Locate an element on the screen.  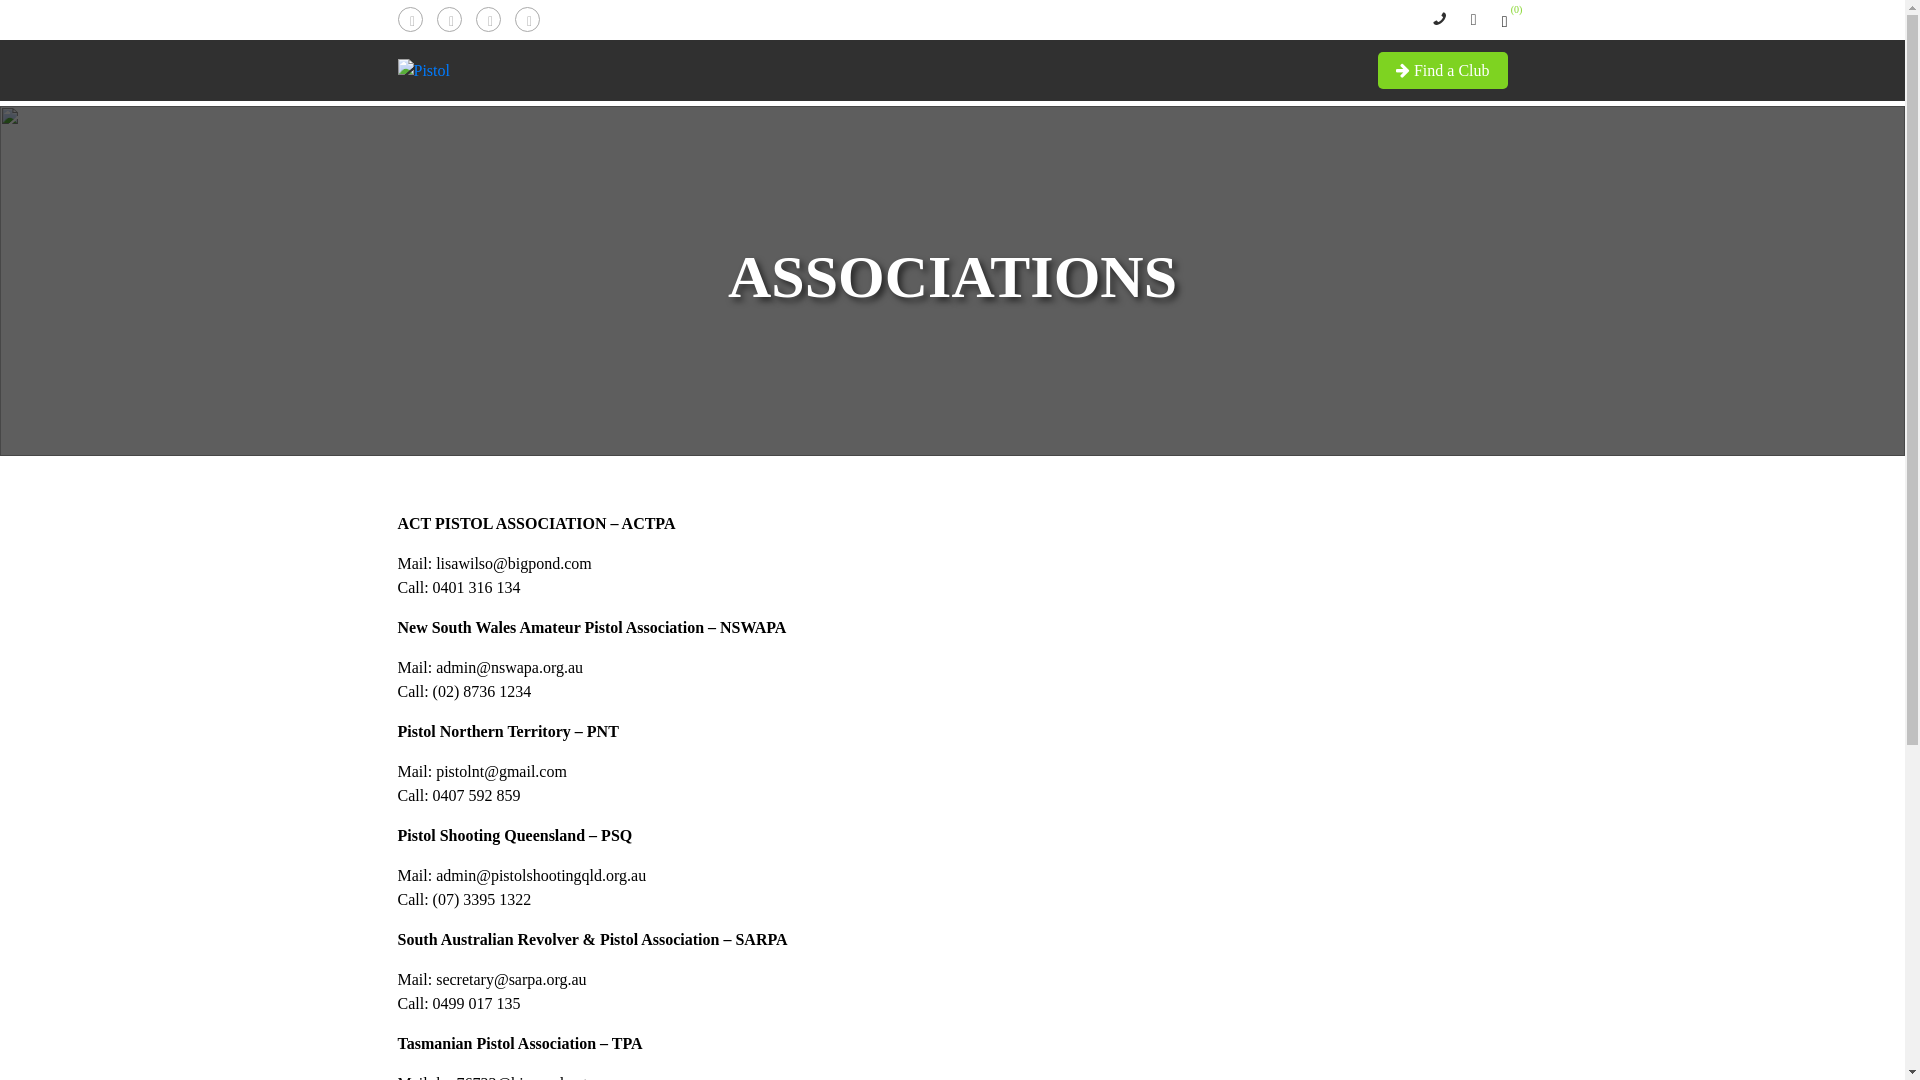
'youtube' is located at coordinates (526, 18).